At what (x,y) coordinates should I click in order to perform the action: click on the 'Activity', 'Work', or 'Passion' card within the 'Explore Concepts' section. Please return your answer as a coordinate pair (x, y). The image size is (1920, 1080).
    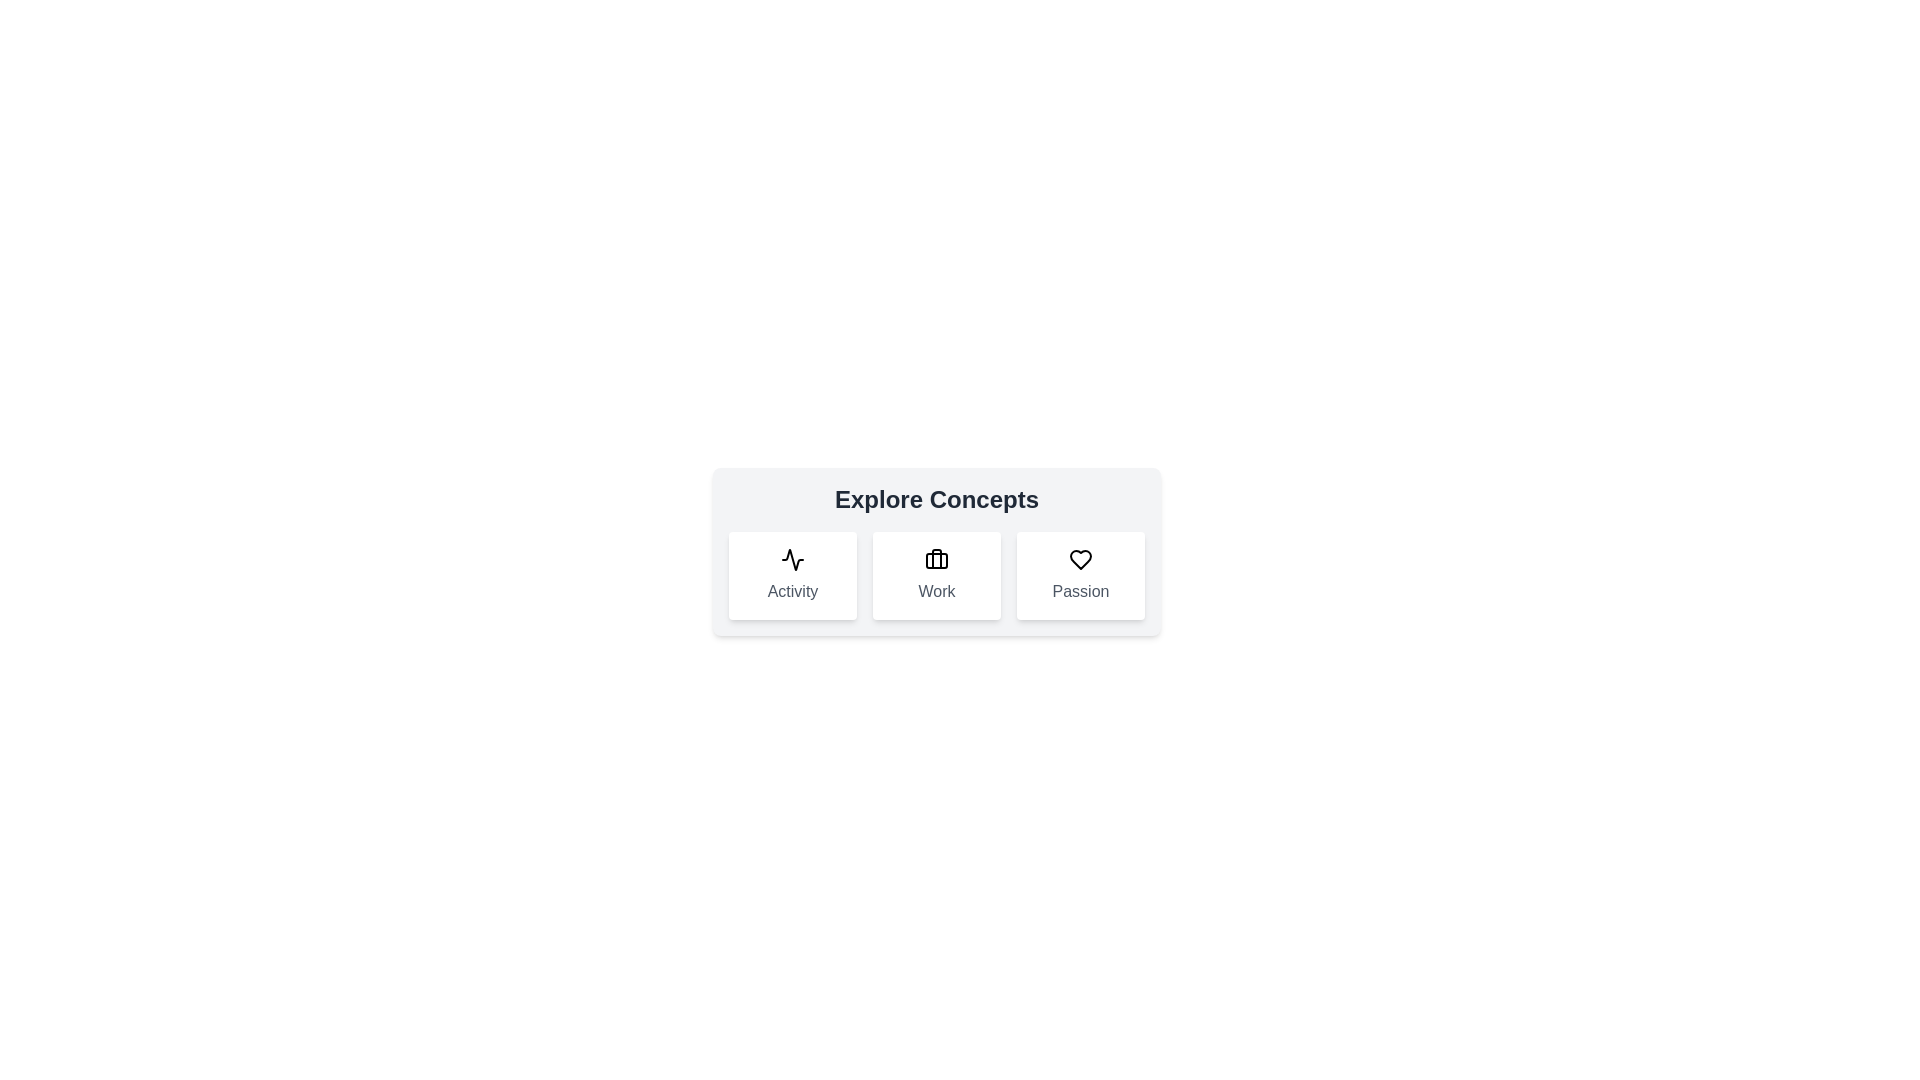
    Looking at the image, I should click on (935, 551).